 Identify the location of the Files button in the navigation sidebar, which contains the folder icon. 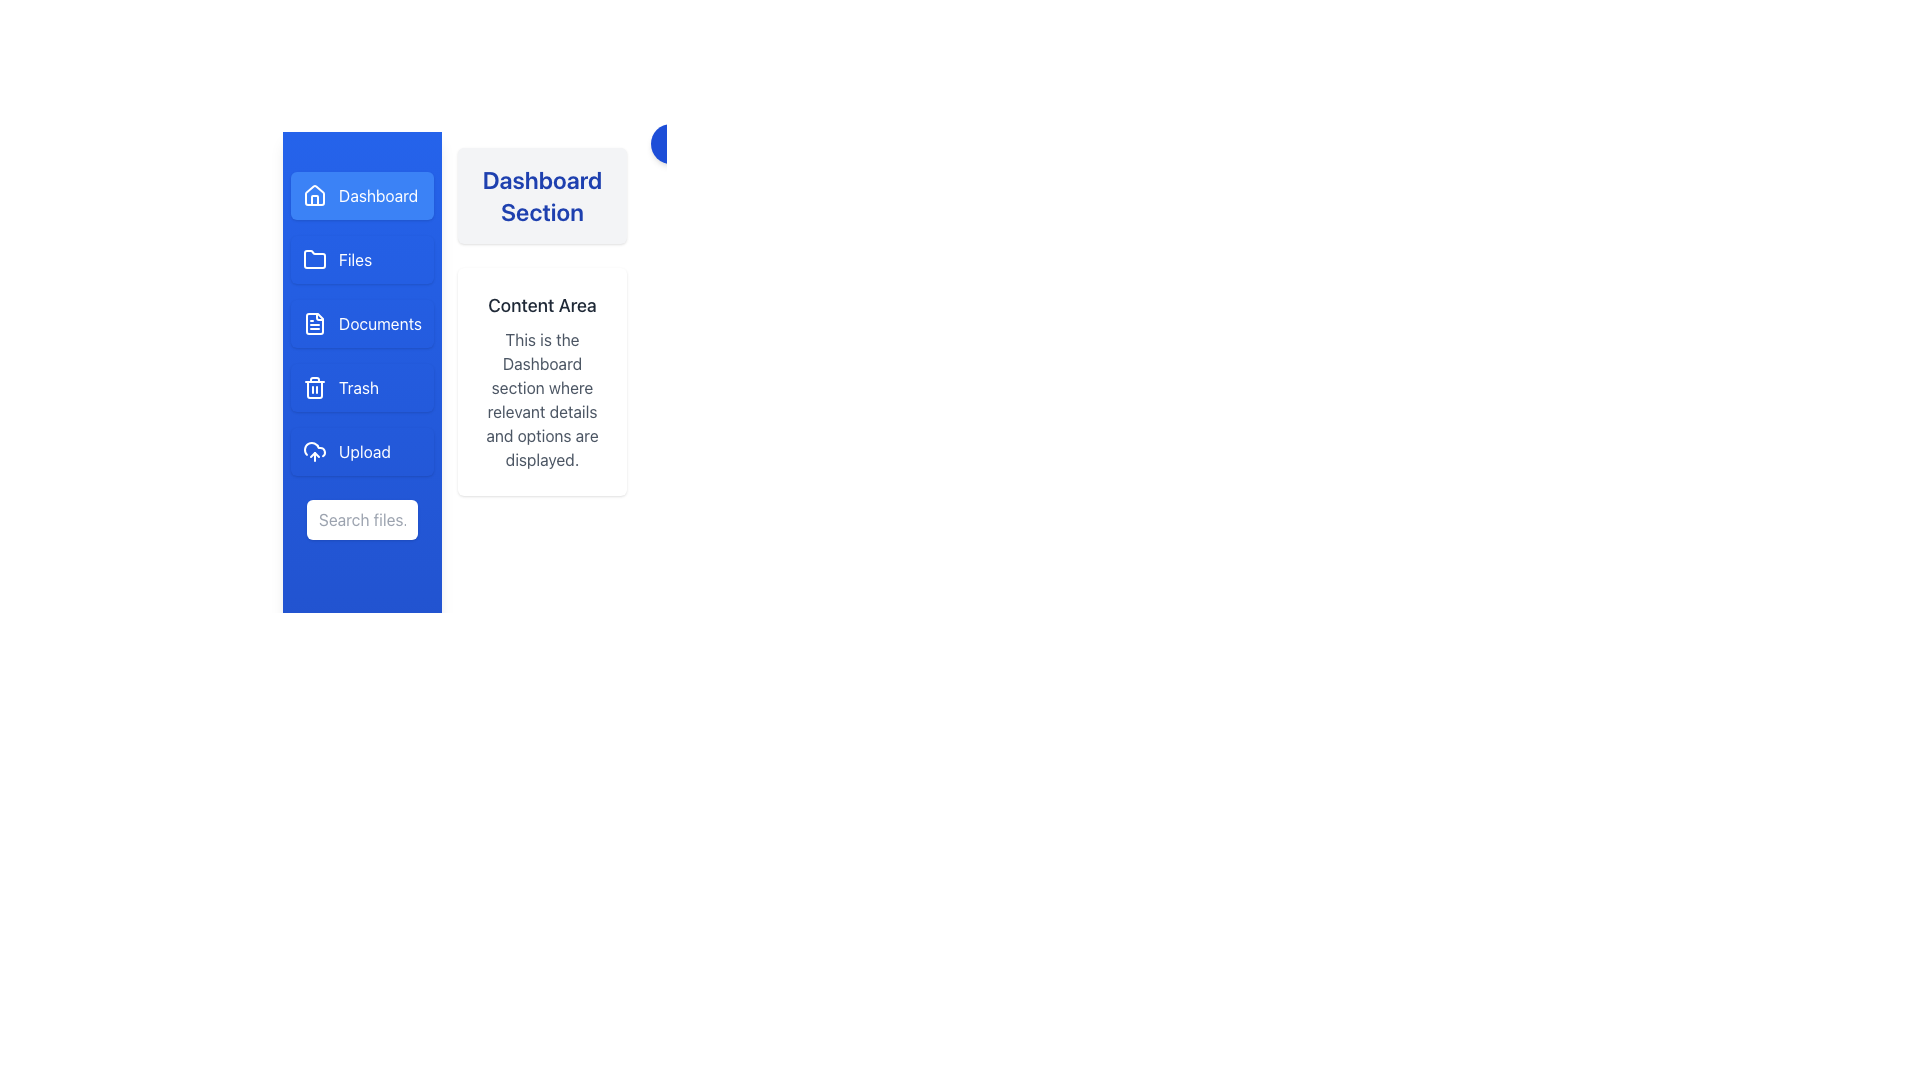
(314, 258).